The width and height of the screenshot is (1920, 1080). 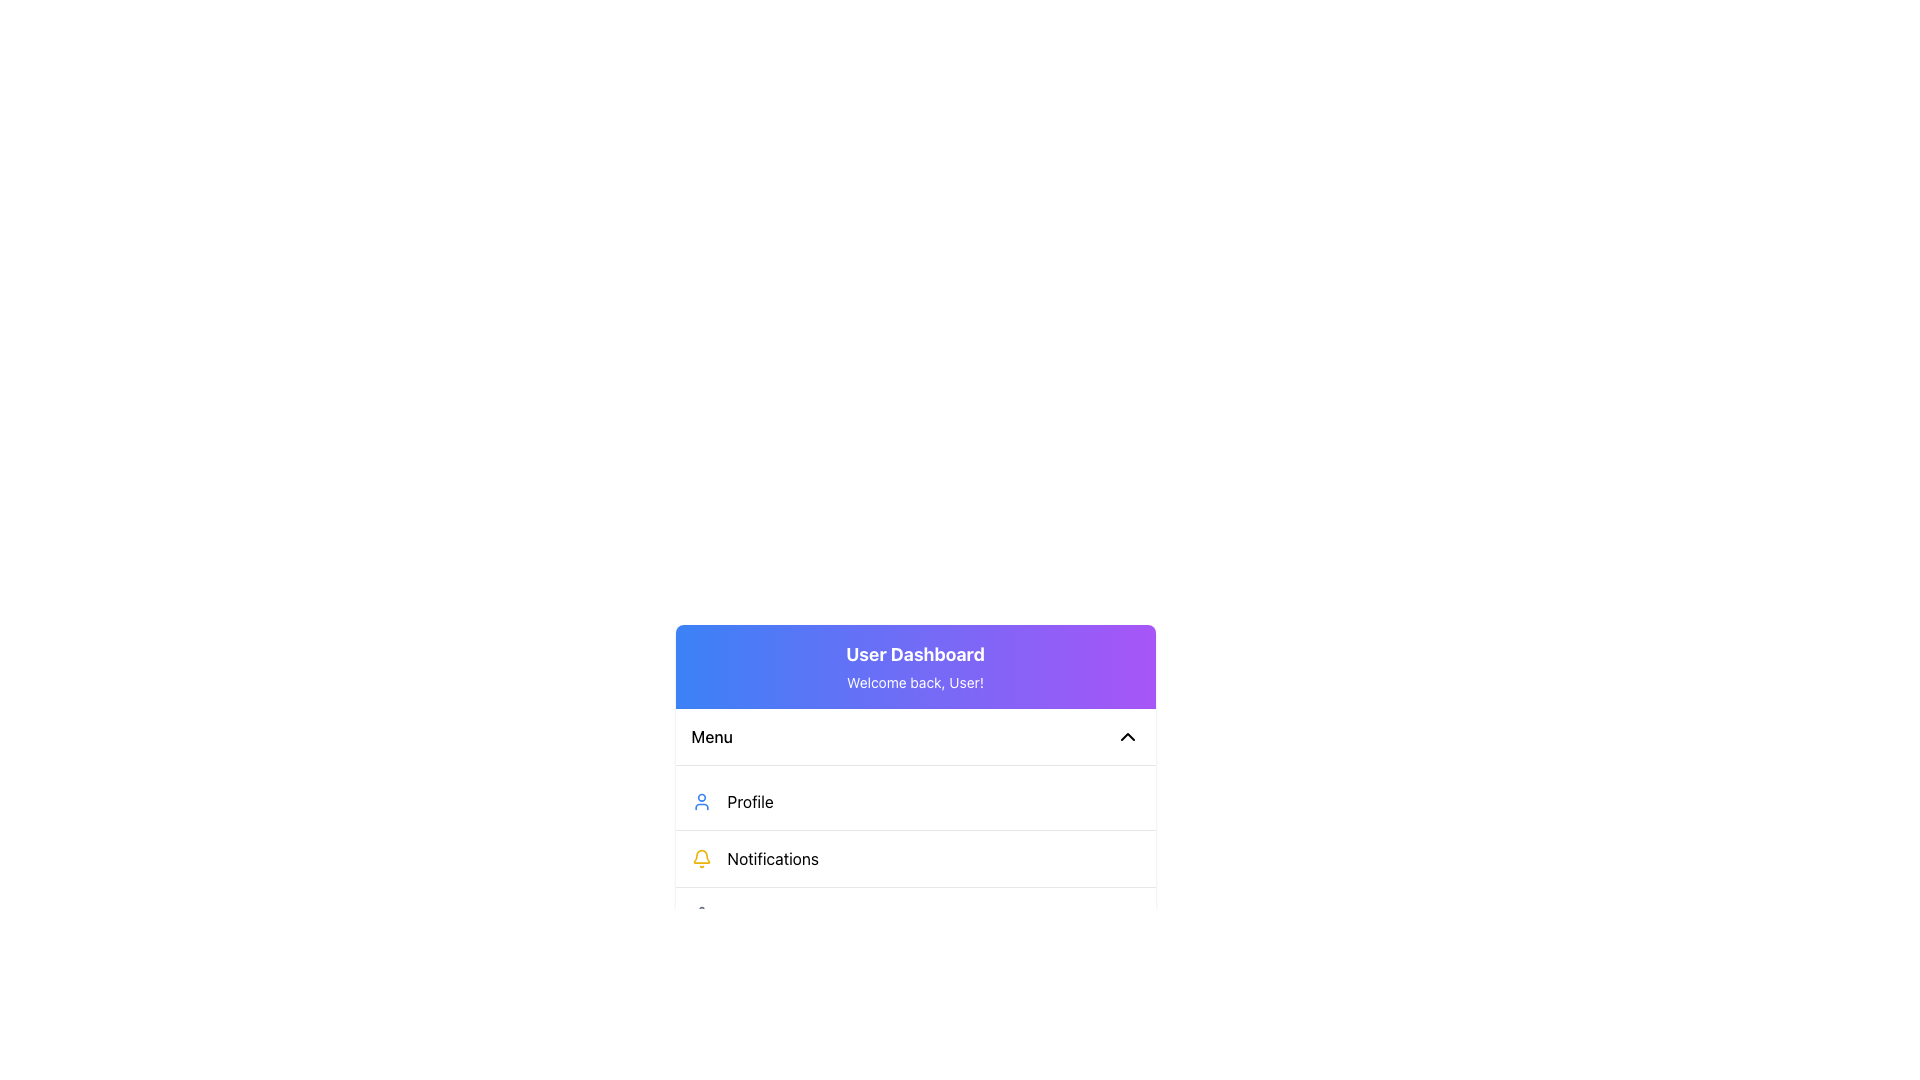 What do you see at coordinates (701, 855) in the screenshot?
I see `the yellow hollow outline bell icon, which is the second element in the menu list` at bounding box center [701, 855].